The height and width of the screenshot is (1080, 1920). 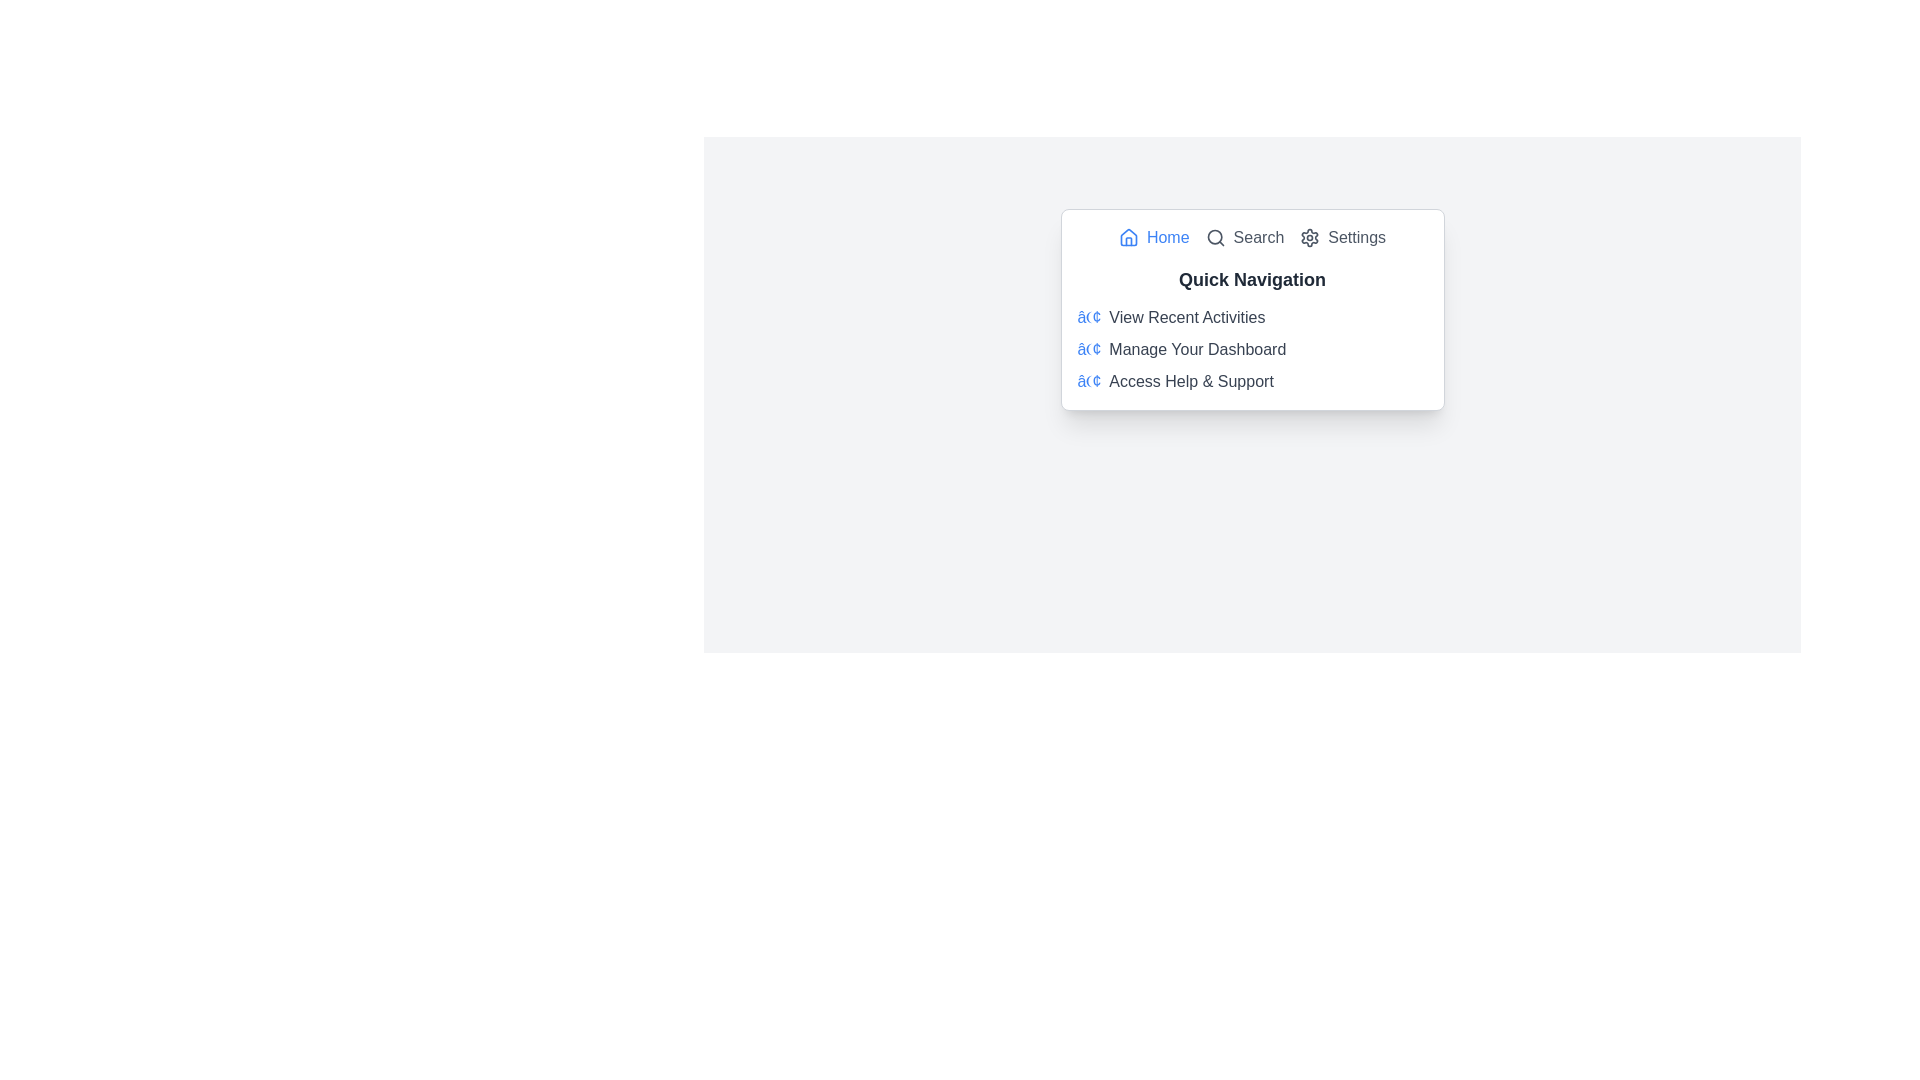 I want to click on the blue bullet point icon located to the left of the text 'Manage Your Dashboard', so click(x=1088, y=349).